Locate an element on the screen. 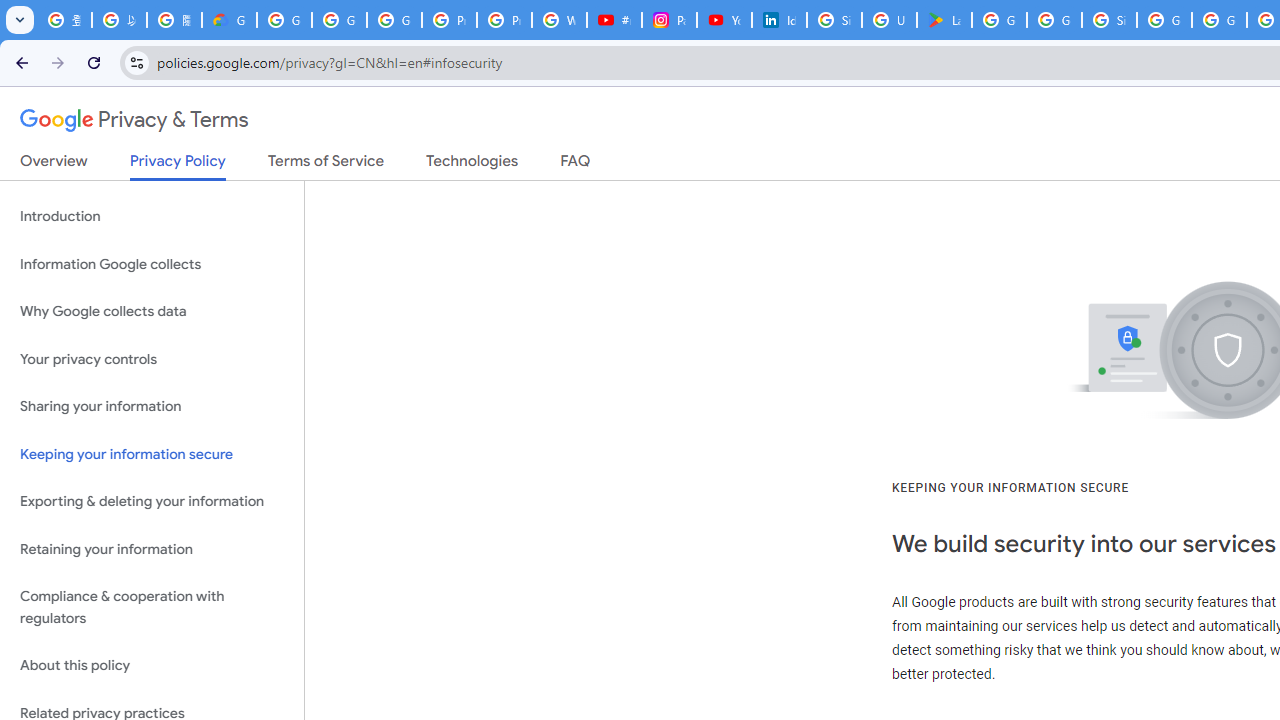 This screenshot has width=1280, height=720. 'Sign in - Google Accounts' is located at coordinates (1108, 20).